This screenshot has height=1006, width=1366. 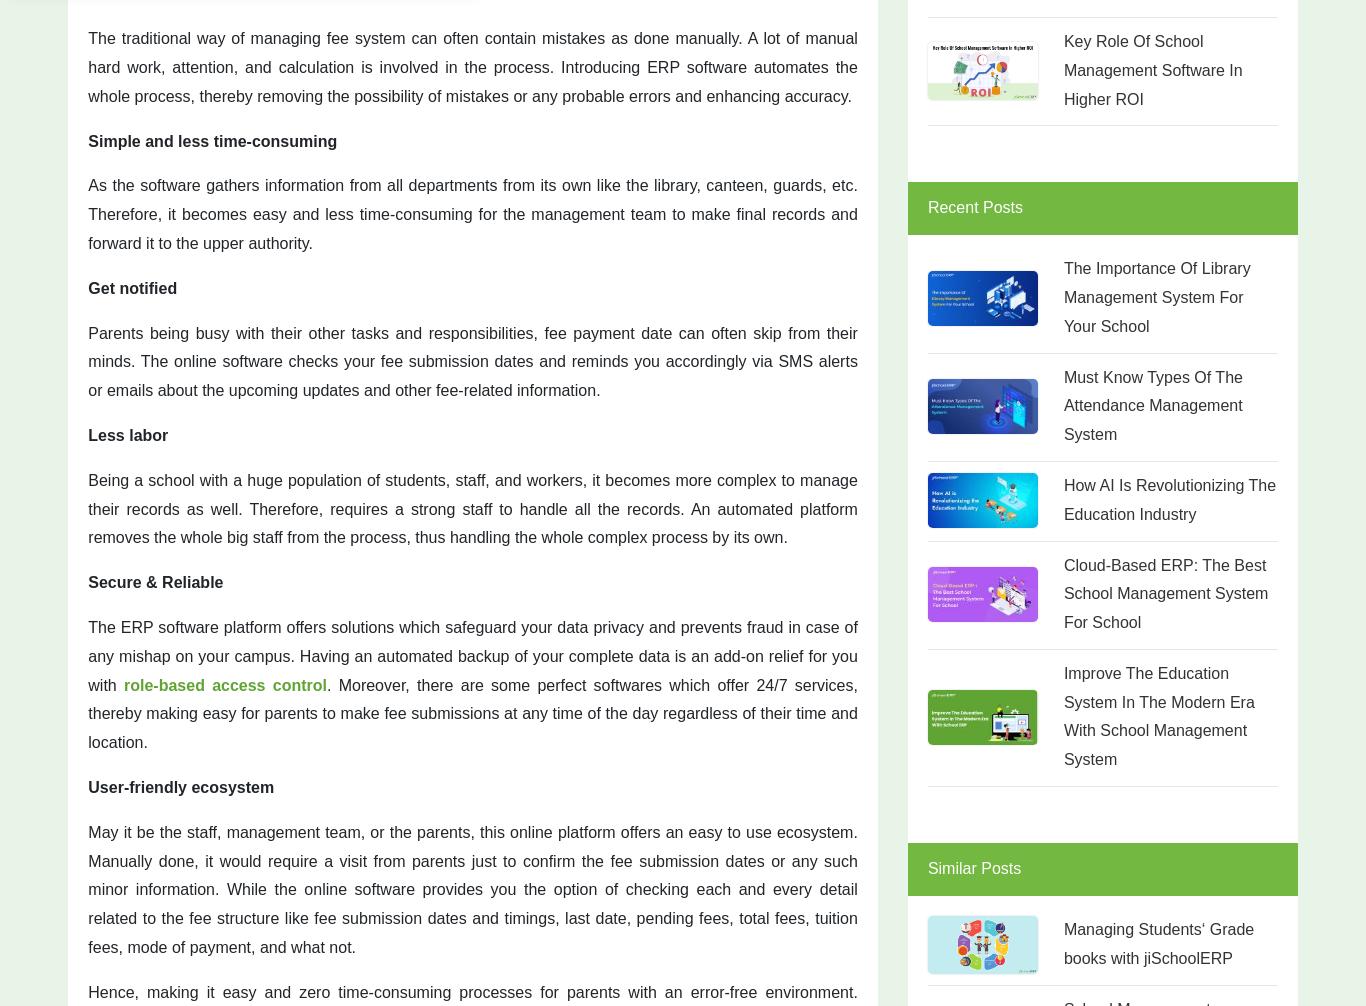 What do you see at coordinates (1158, 942) in the screenshot?
I see `'Managing Students‘ Grade books with jiSchoolERP'` at bounding box center [1158, 942].